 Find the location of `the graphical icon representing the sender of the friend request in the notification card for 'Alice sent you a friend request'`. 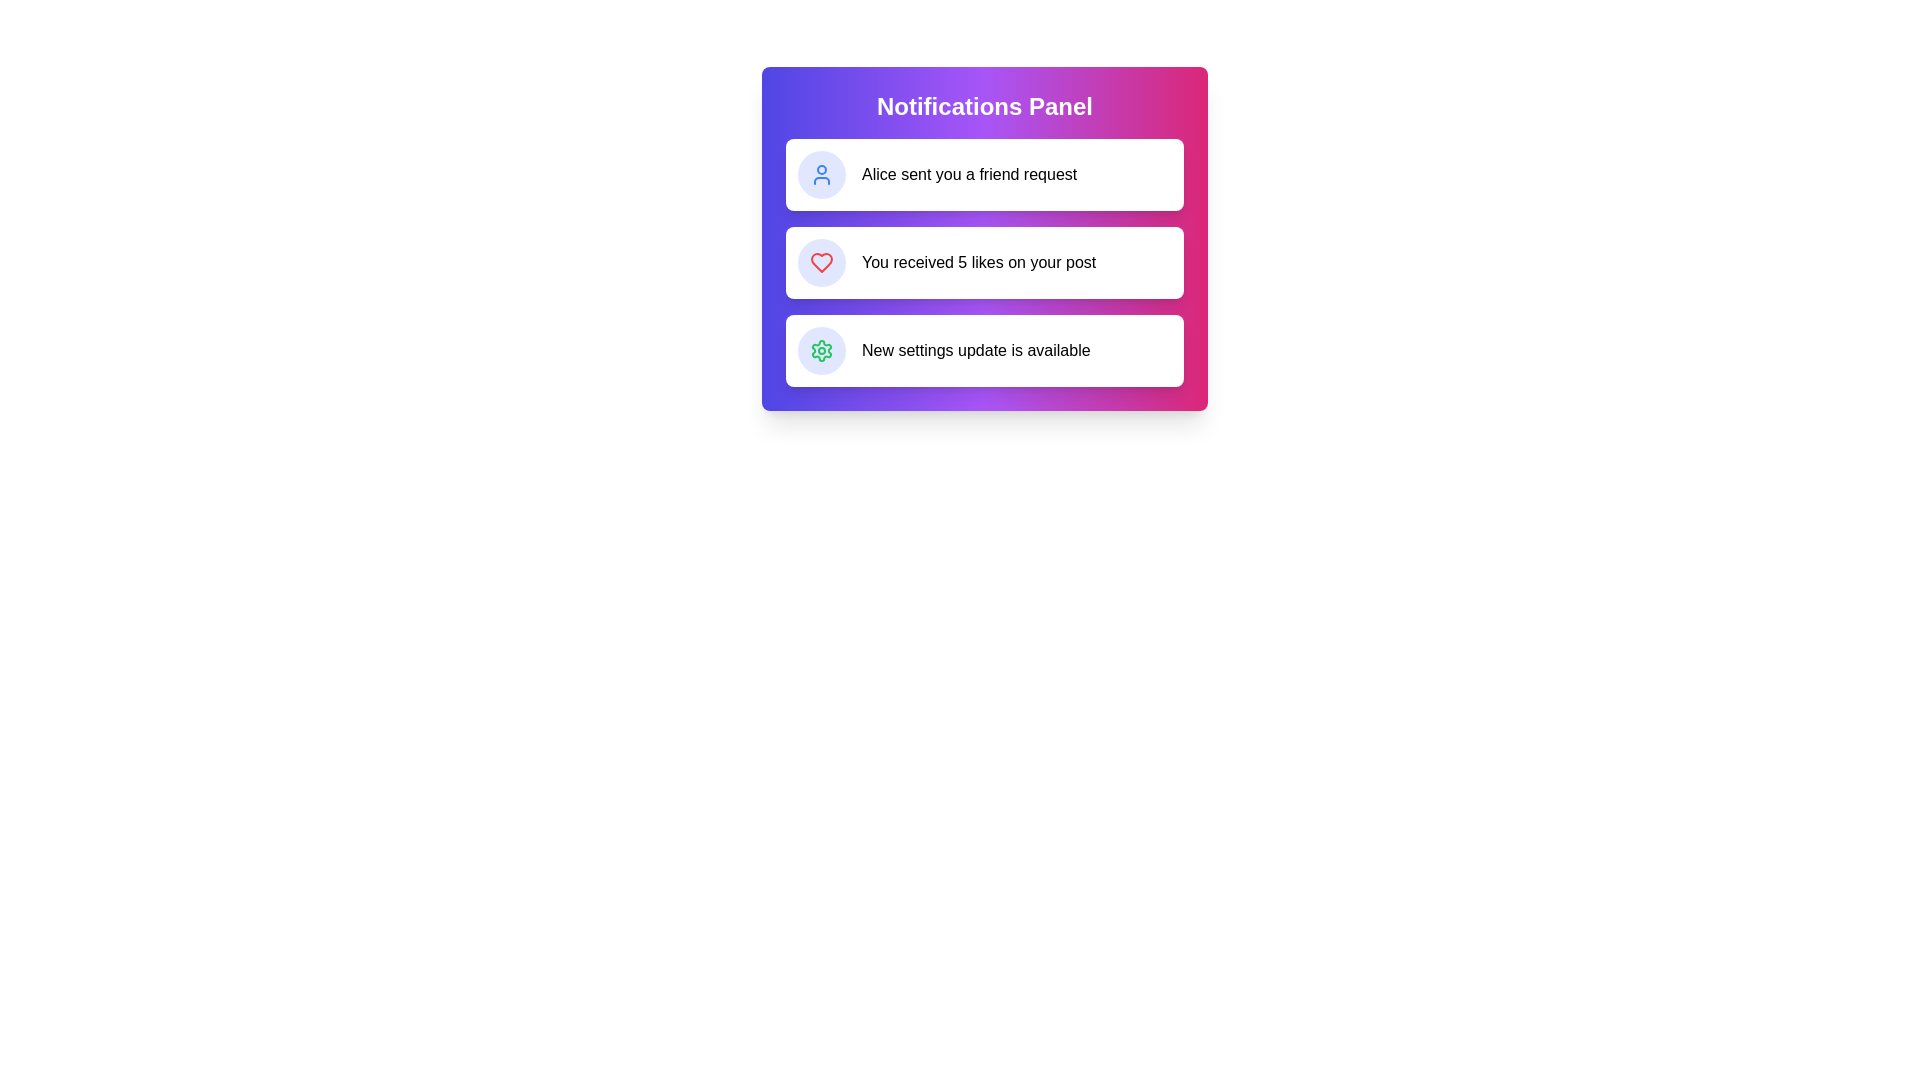

the graphical icon representing the sender of the friend request in the notification card for 'Alice sent you a friend request' is located at coordinates (821, 173).